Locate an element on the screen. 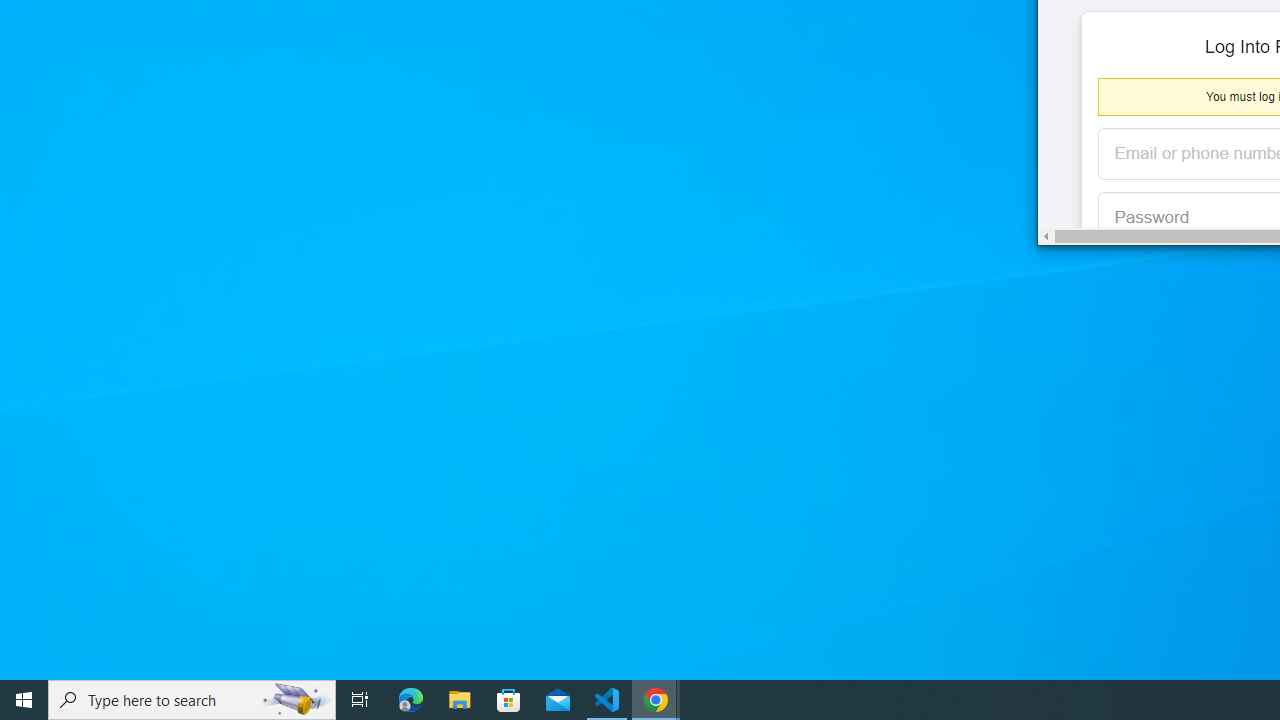 The width and height of the screenshot is (1280, 720). 'File Explorer' is located at coordinates (459, 698).